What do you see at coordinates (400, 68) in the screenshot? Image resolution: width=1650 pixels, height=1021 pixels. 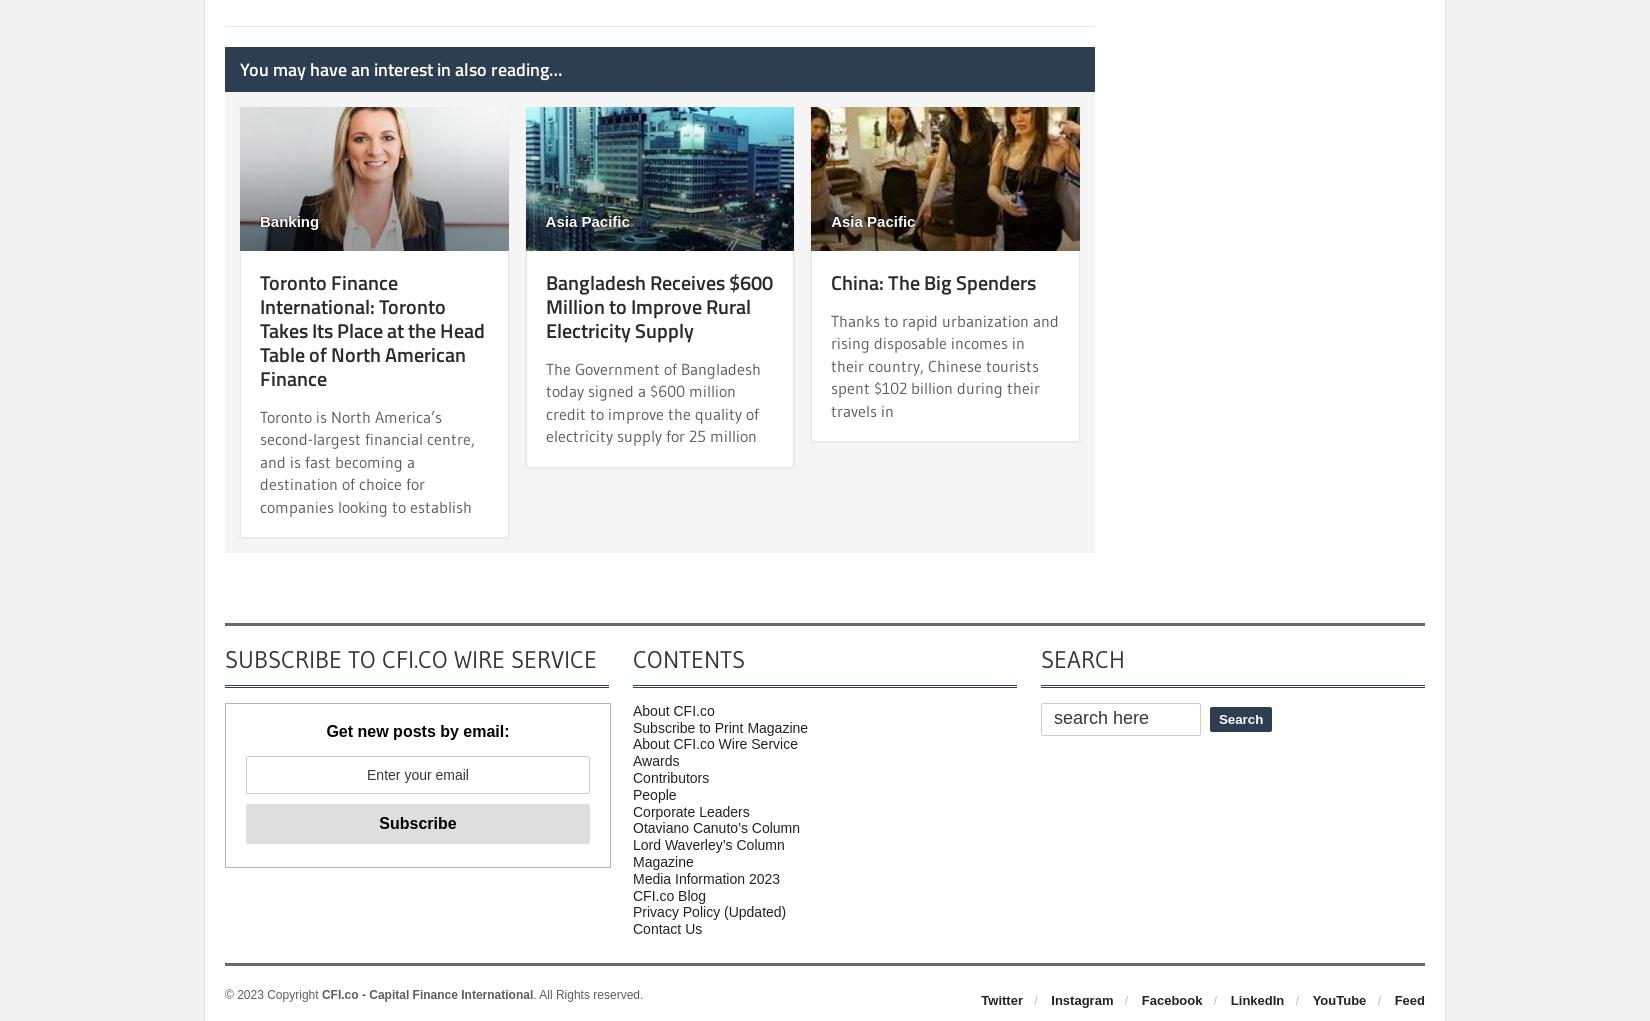 I see `'You may have an interest in also reading…'` at bounding box center [400, 68].